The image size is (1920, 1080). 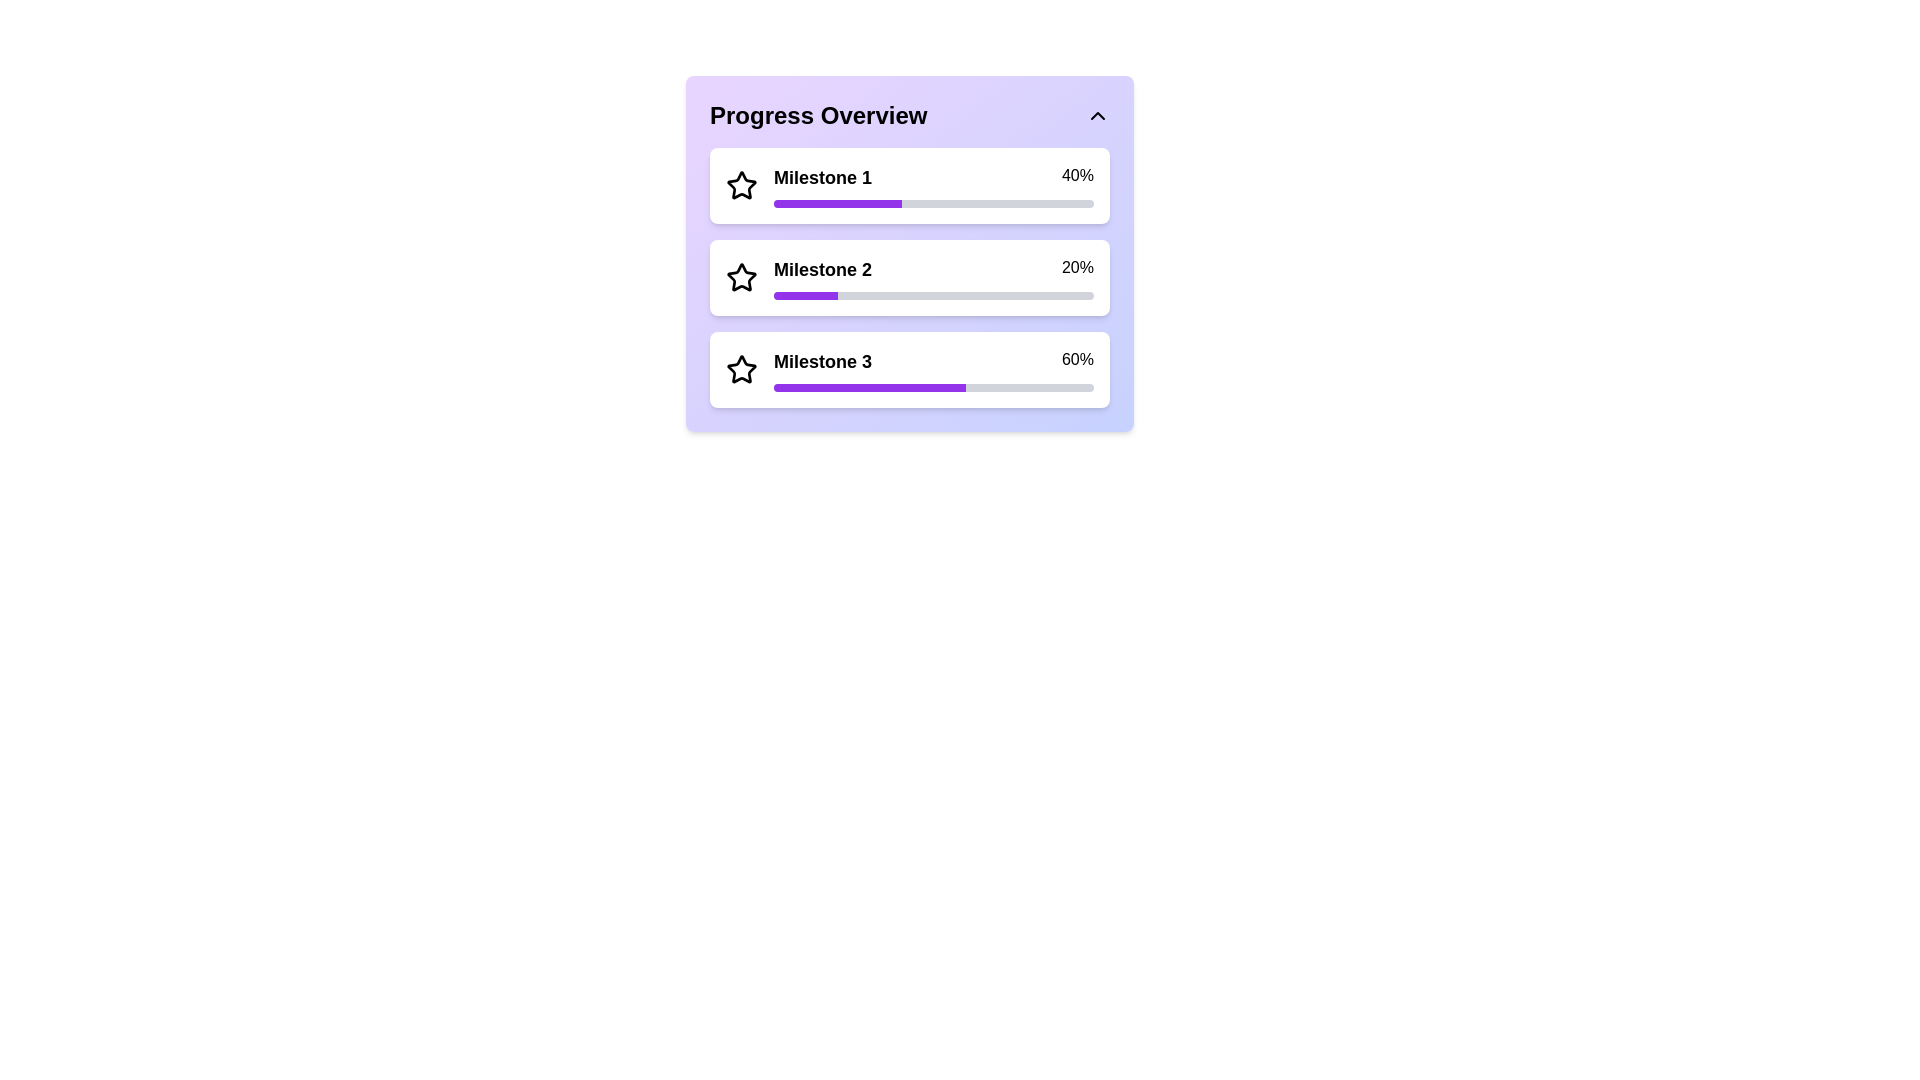 What do you see at coordinates (933, 204) in the screenshot?
I see `the rounded progress bar with a light gray background and purple foreground located in the 'Milestone 1' section, next to the '40%' completion text` at bounding box center [933, 204].